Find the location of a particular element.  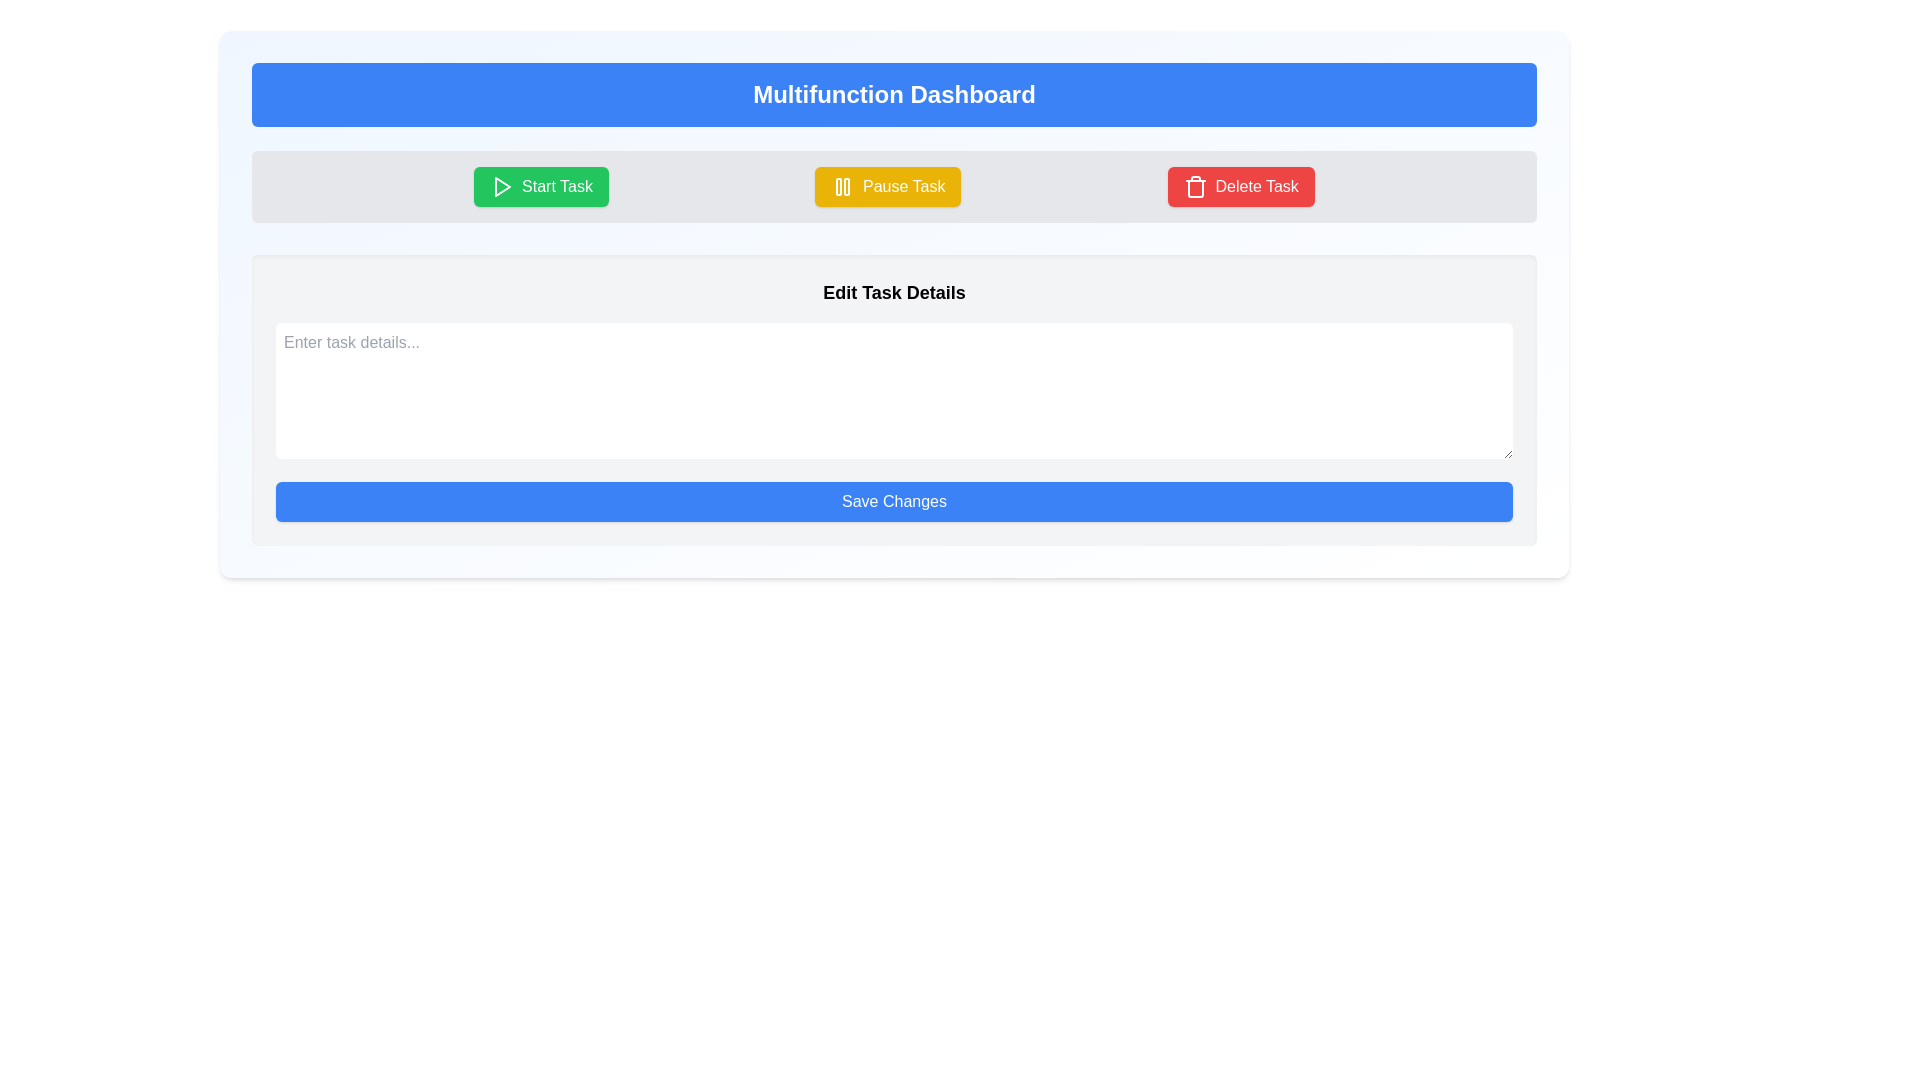

the icon located on the left side of the 'Start Task' button within the interactive green button in the upper section of the dashboard to initiate its function is located at coordinates (502, 186).